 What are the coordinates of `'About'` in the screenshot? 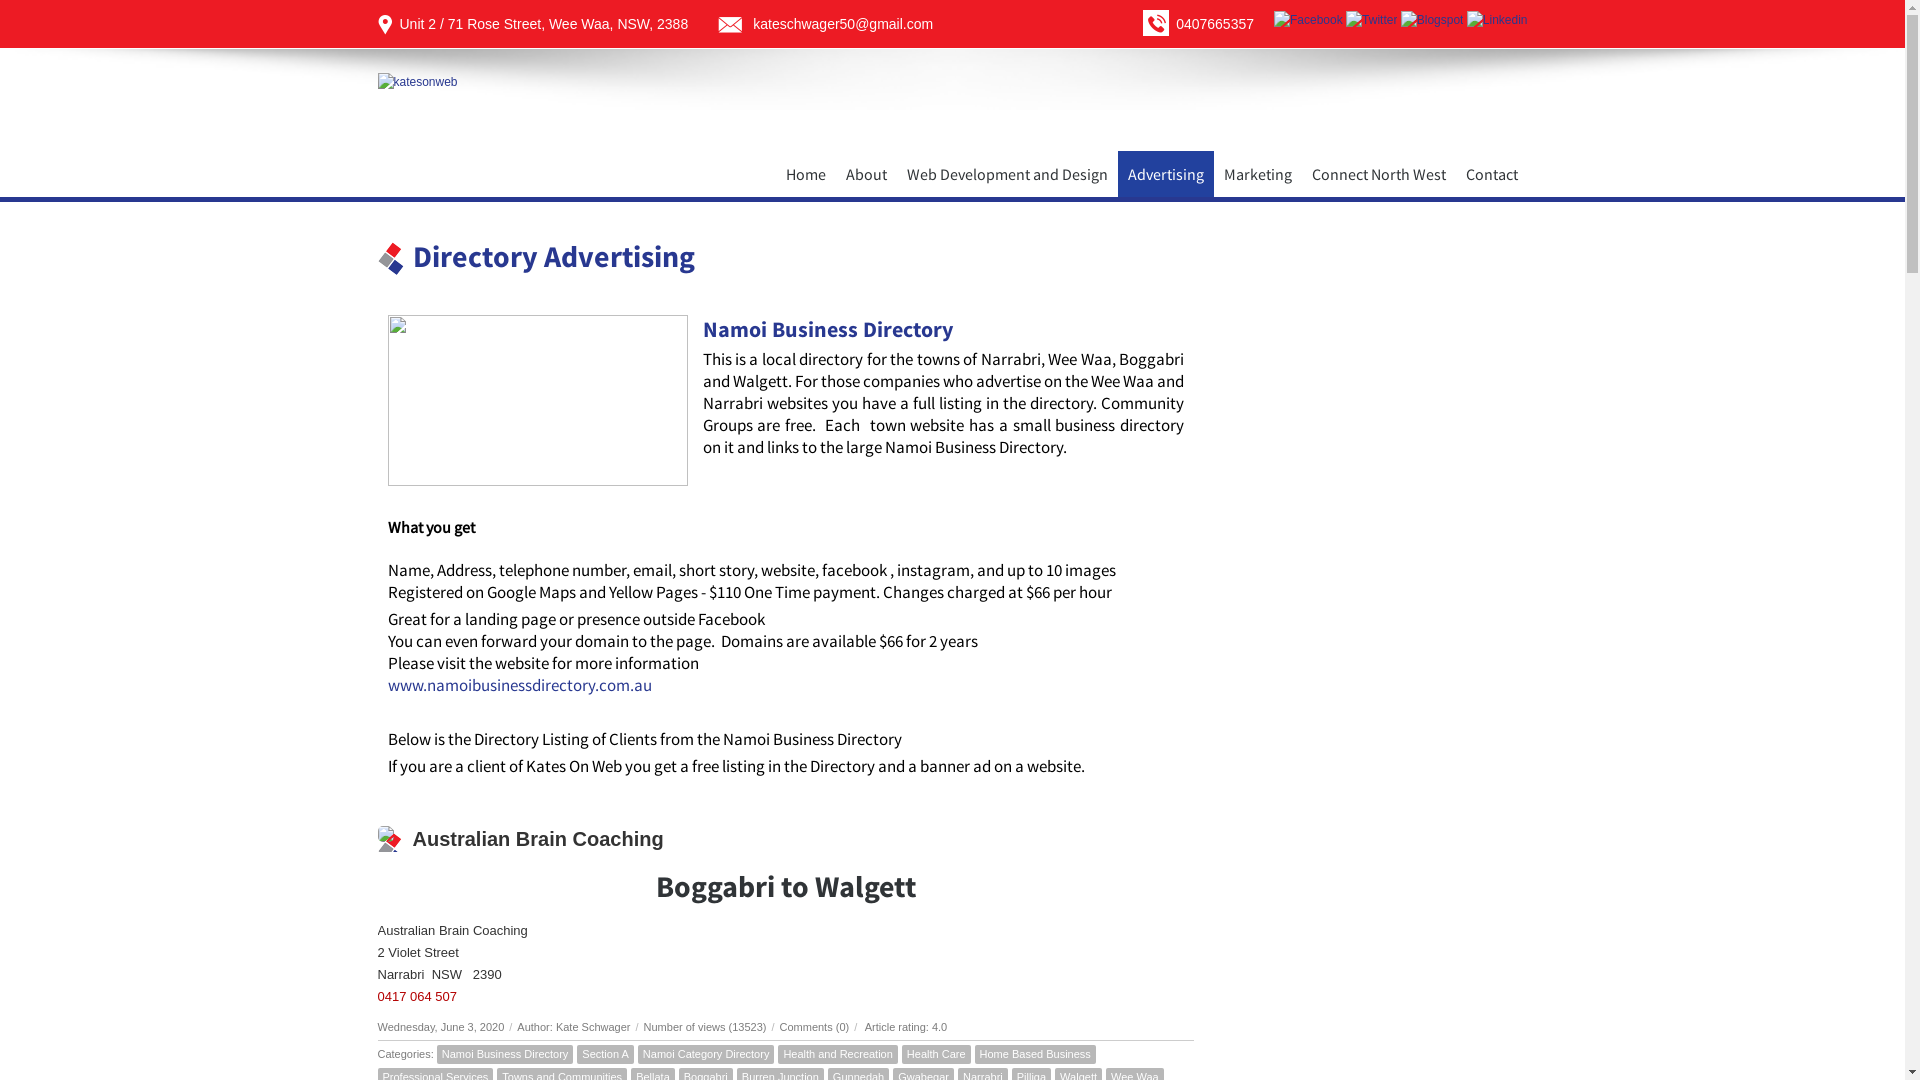 It's located at (866, 172).